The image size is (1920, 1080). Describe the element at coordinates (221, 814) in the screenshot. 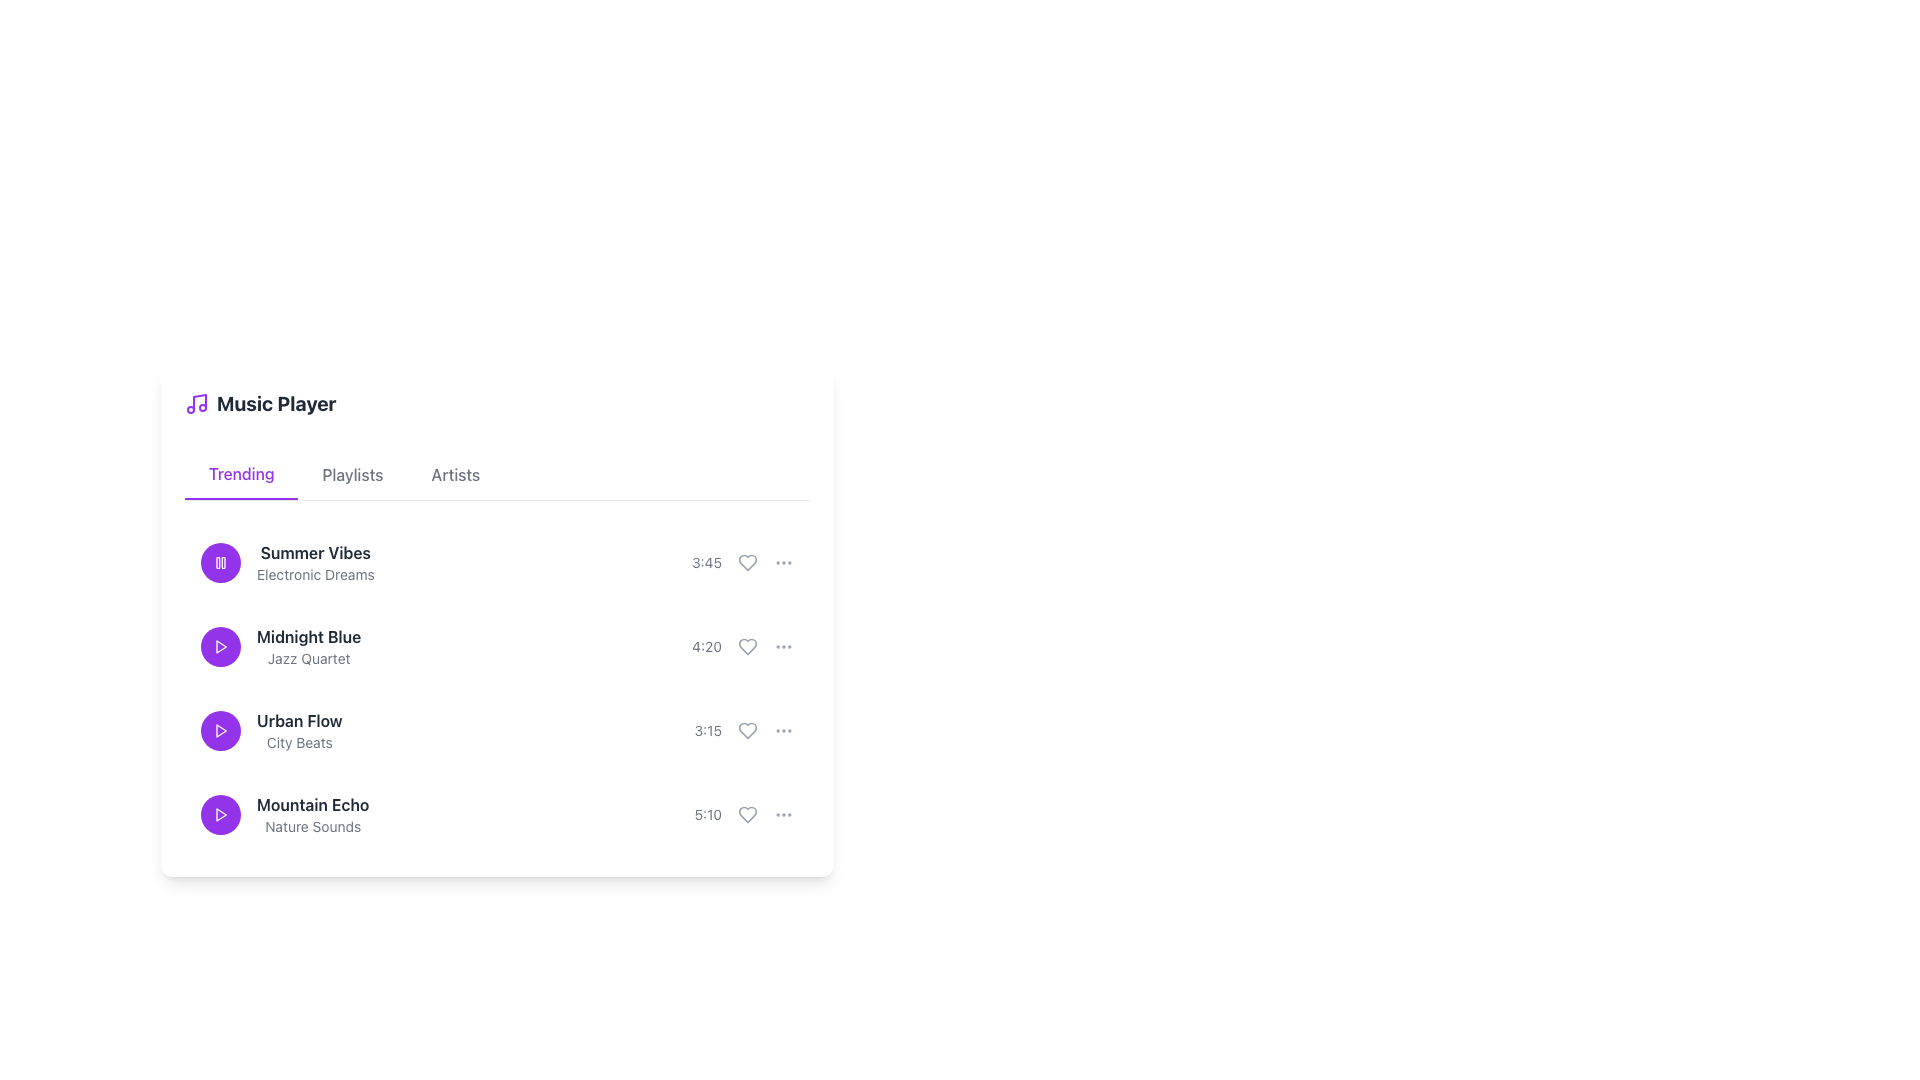

I see `the triangular play button icon with a purple fill and white border located in the last row under the 'Mountain Echo' entry in the 'Trending' tab to play the associated track` at that location.